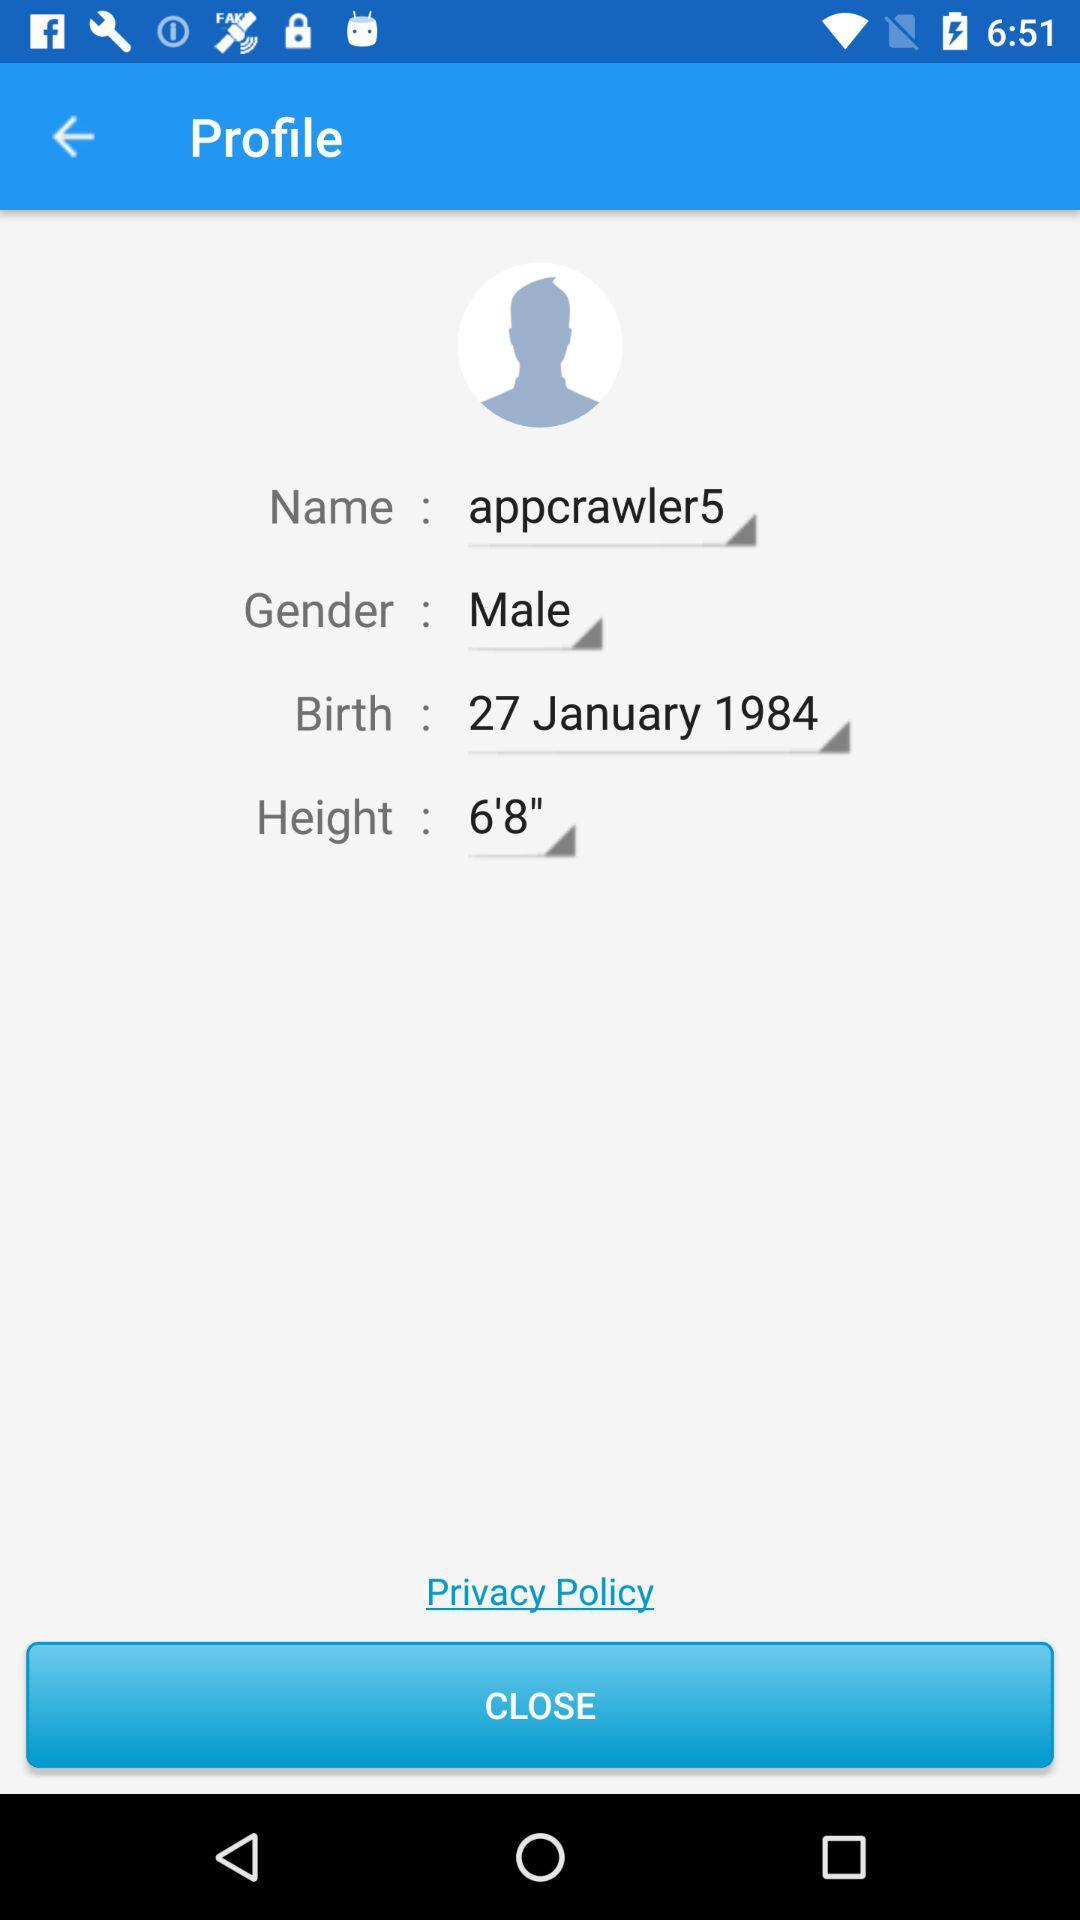 This screenshot has height=1920, width=1080. What do you see at coordinates (540, 345) in the screenshot?
I see `the avatar icon` at bounding box center [540, 345].